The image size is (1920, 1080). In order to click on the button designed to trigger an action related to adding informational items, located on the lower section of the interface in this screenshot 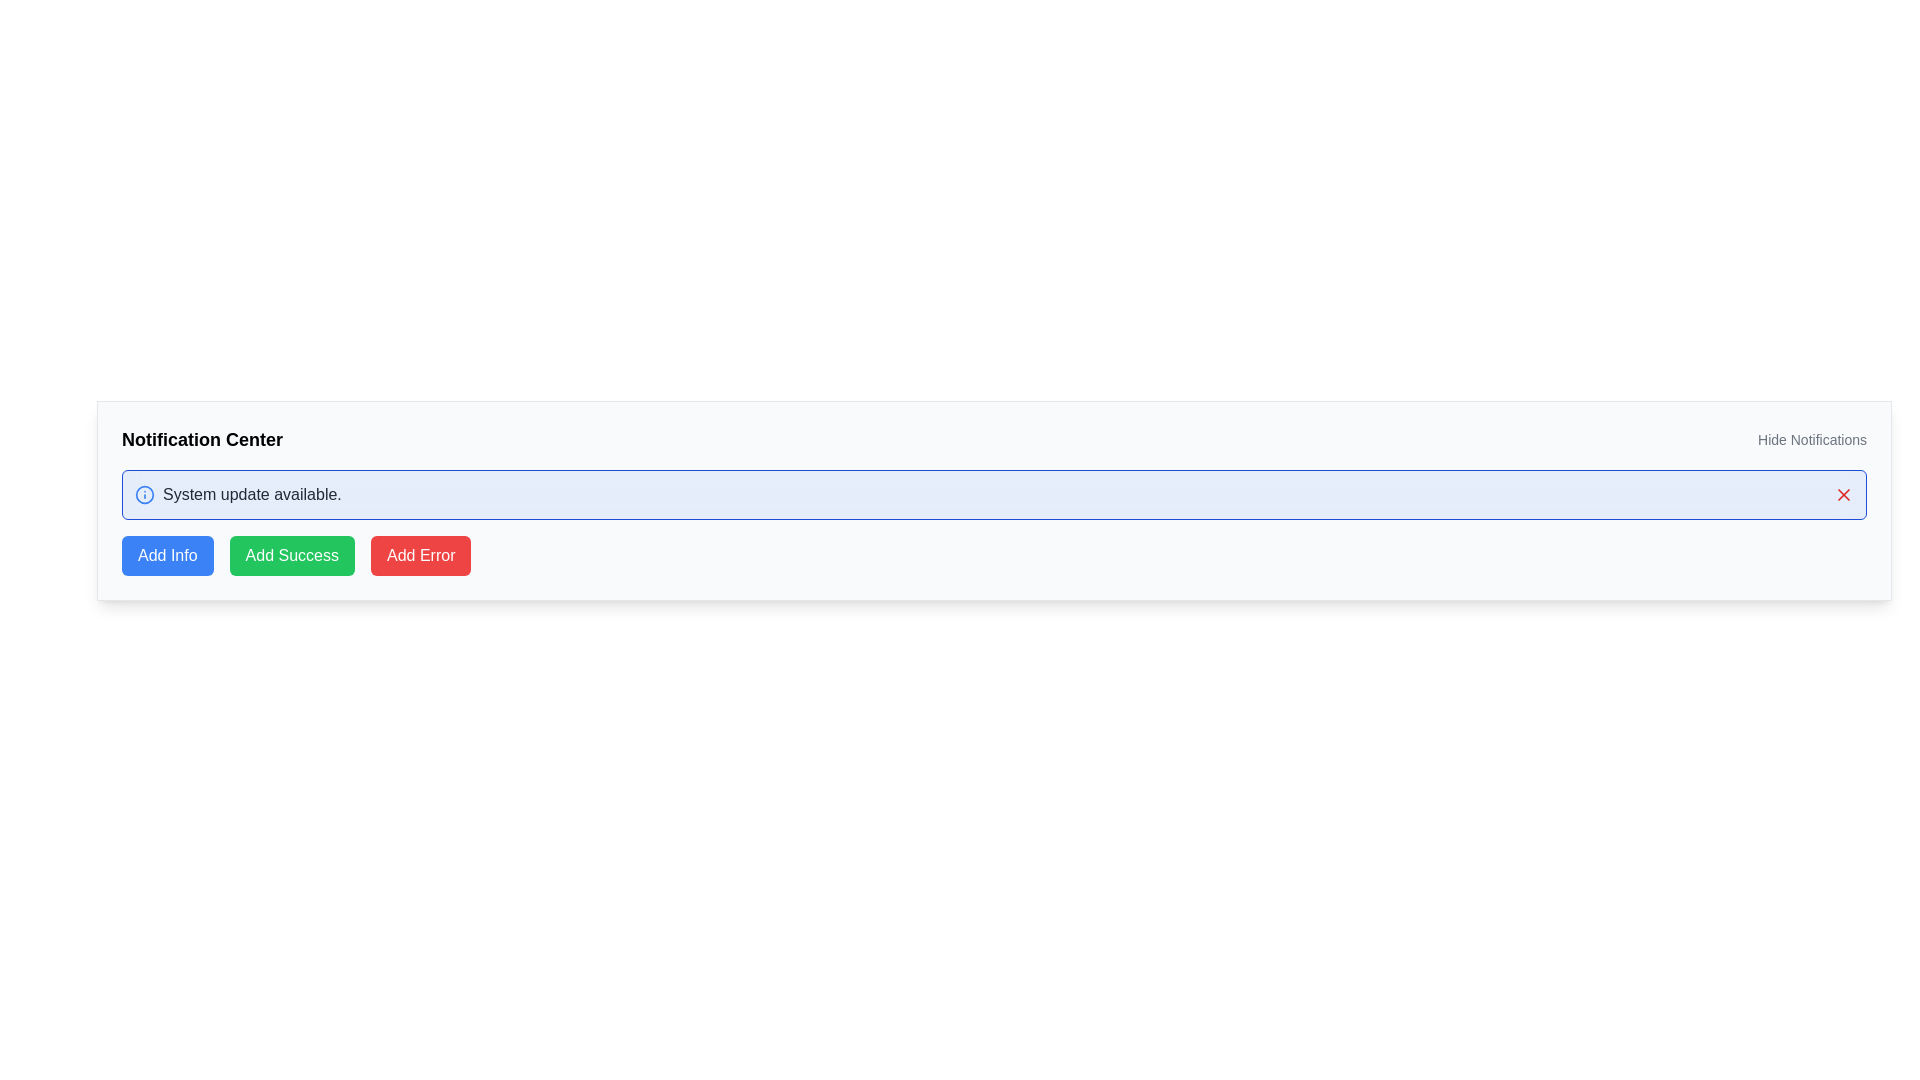, I will do `click(167, 555)`.